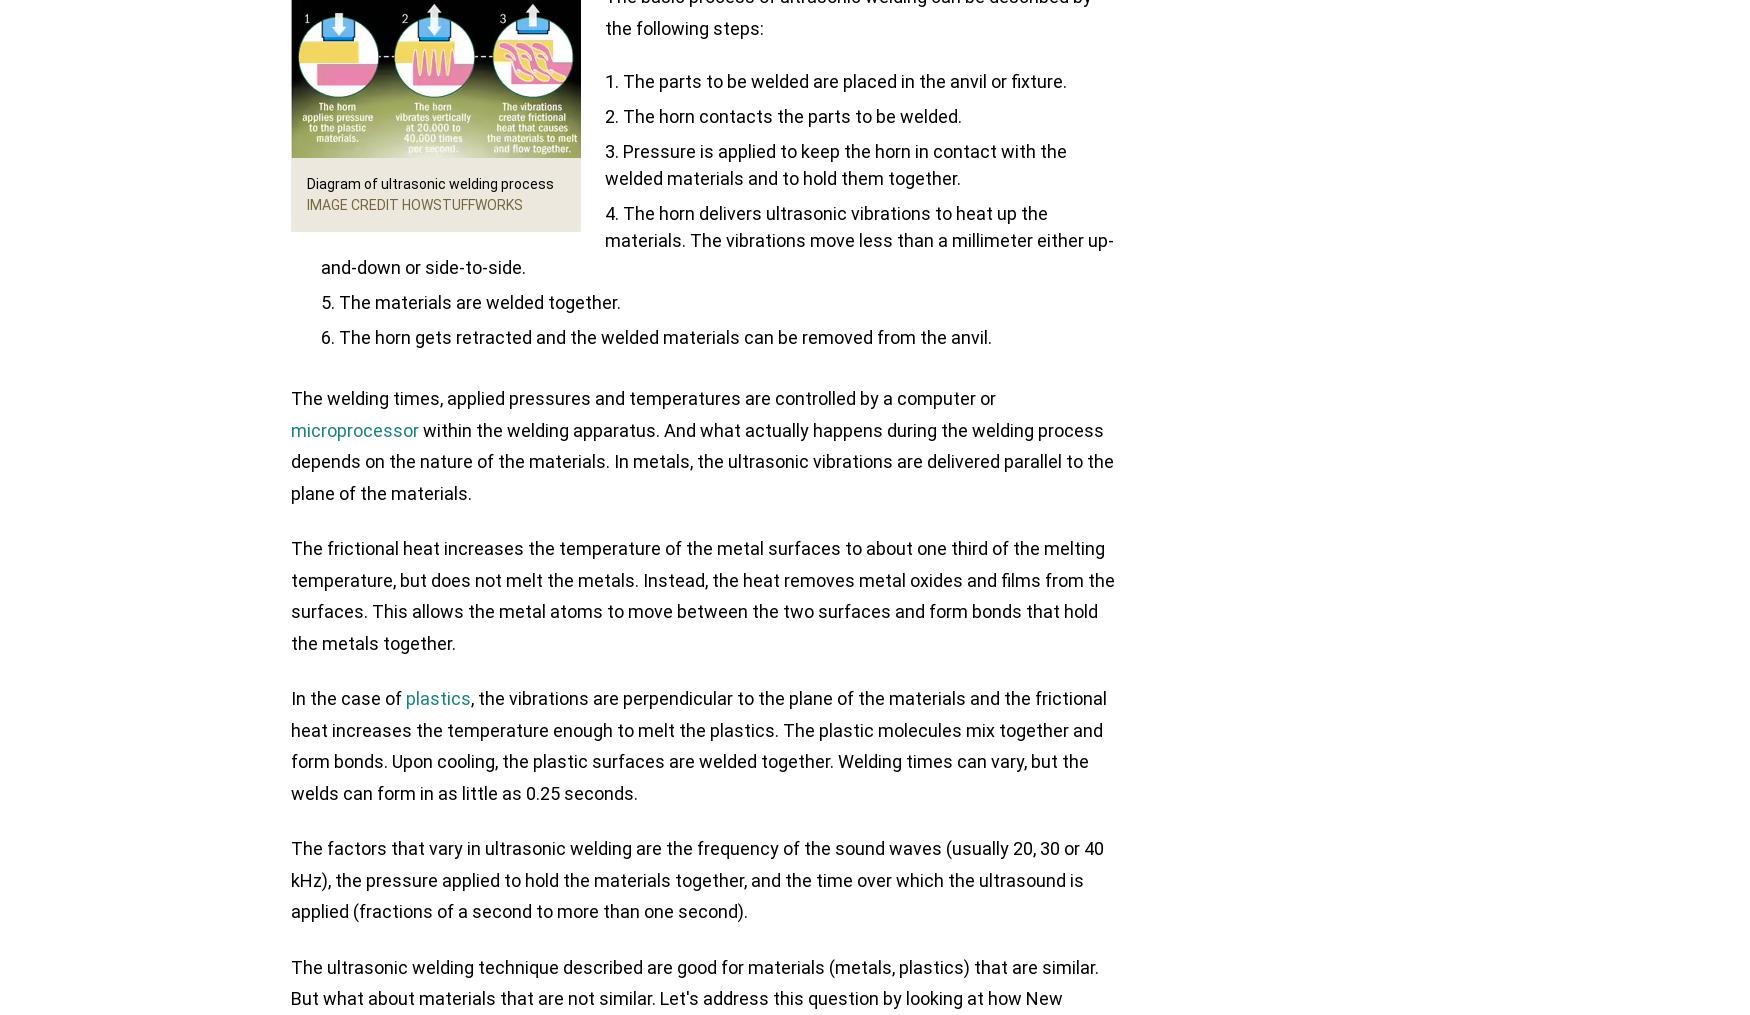  I want to click on 'The horn contacts the parts to be welded.', so click(791, 116).